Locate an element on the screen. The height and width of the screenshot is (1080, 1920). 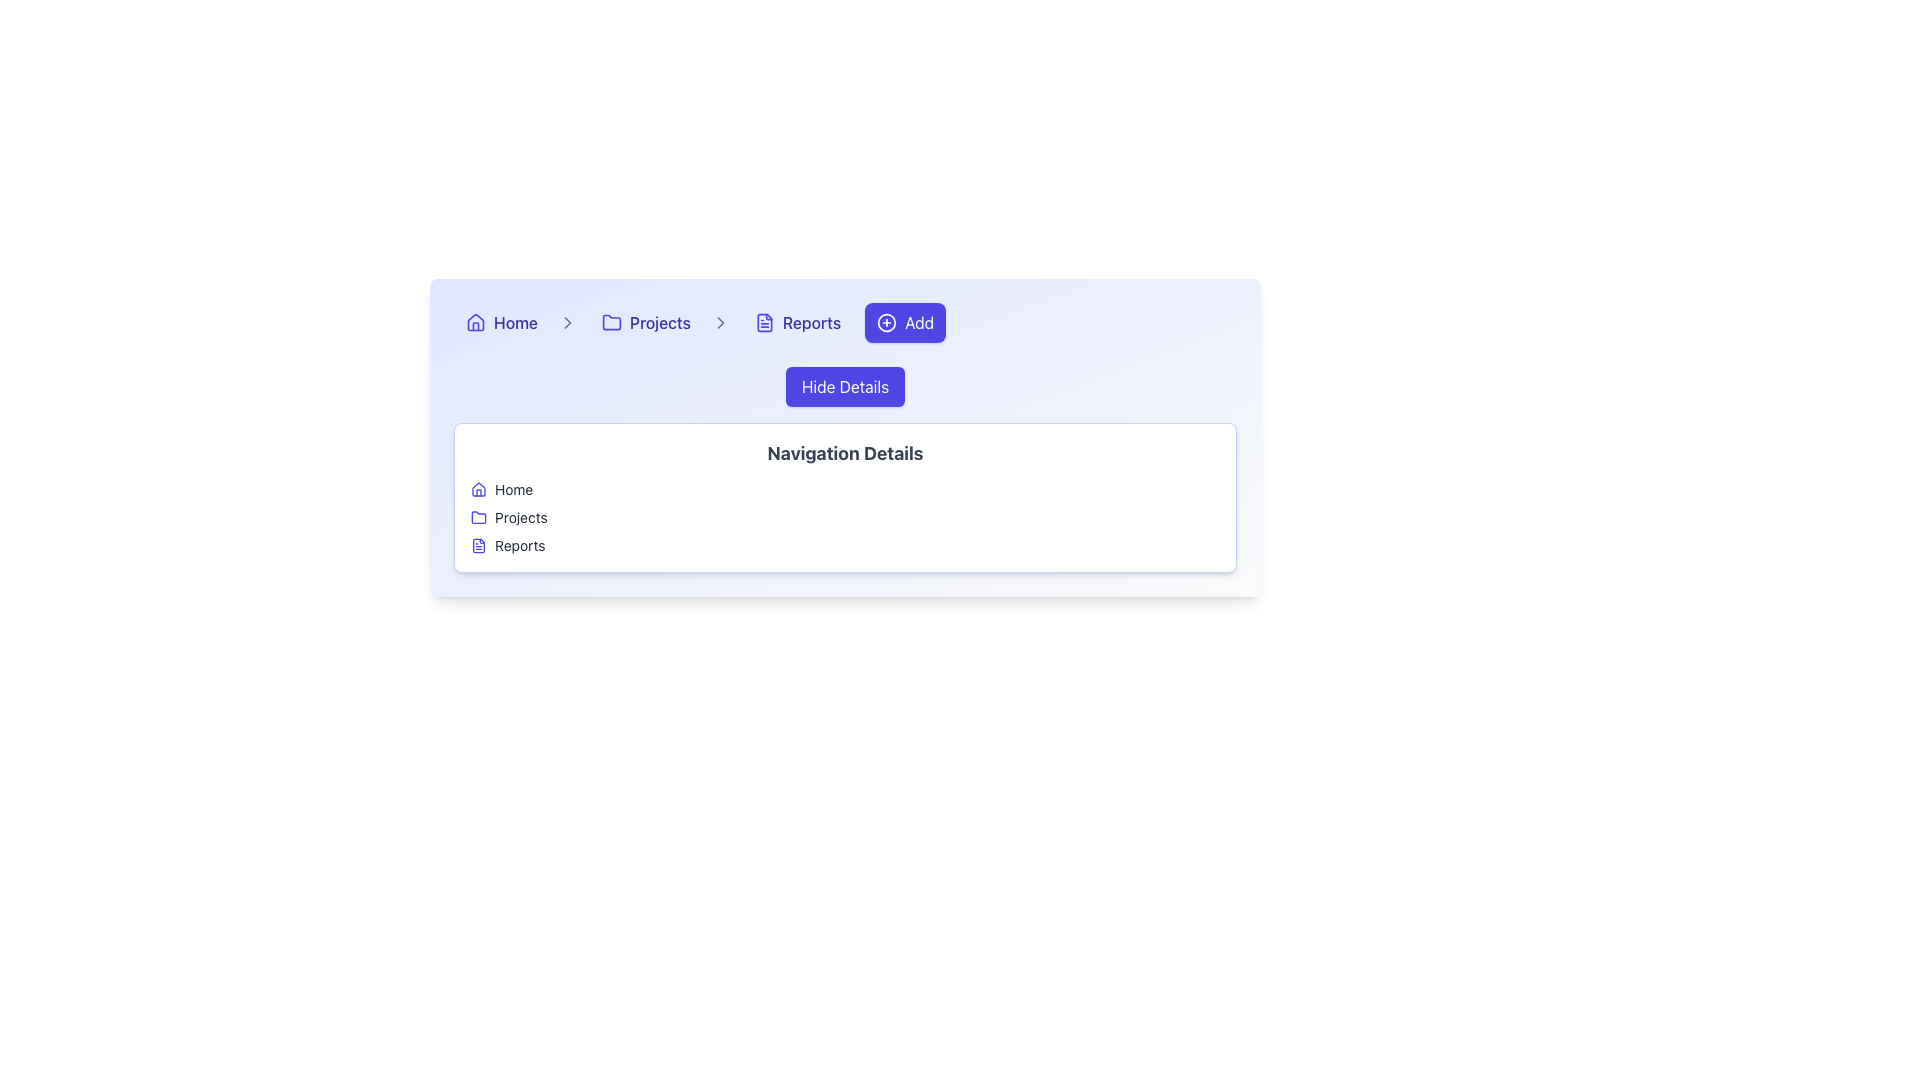
the separator icon in the breadcrumb navigation, which is positioned between the 'Home' link and 'Projects' text is located at coordinates (566, 322).